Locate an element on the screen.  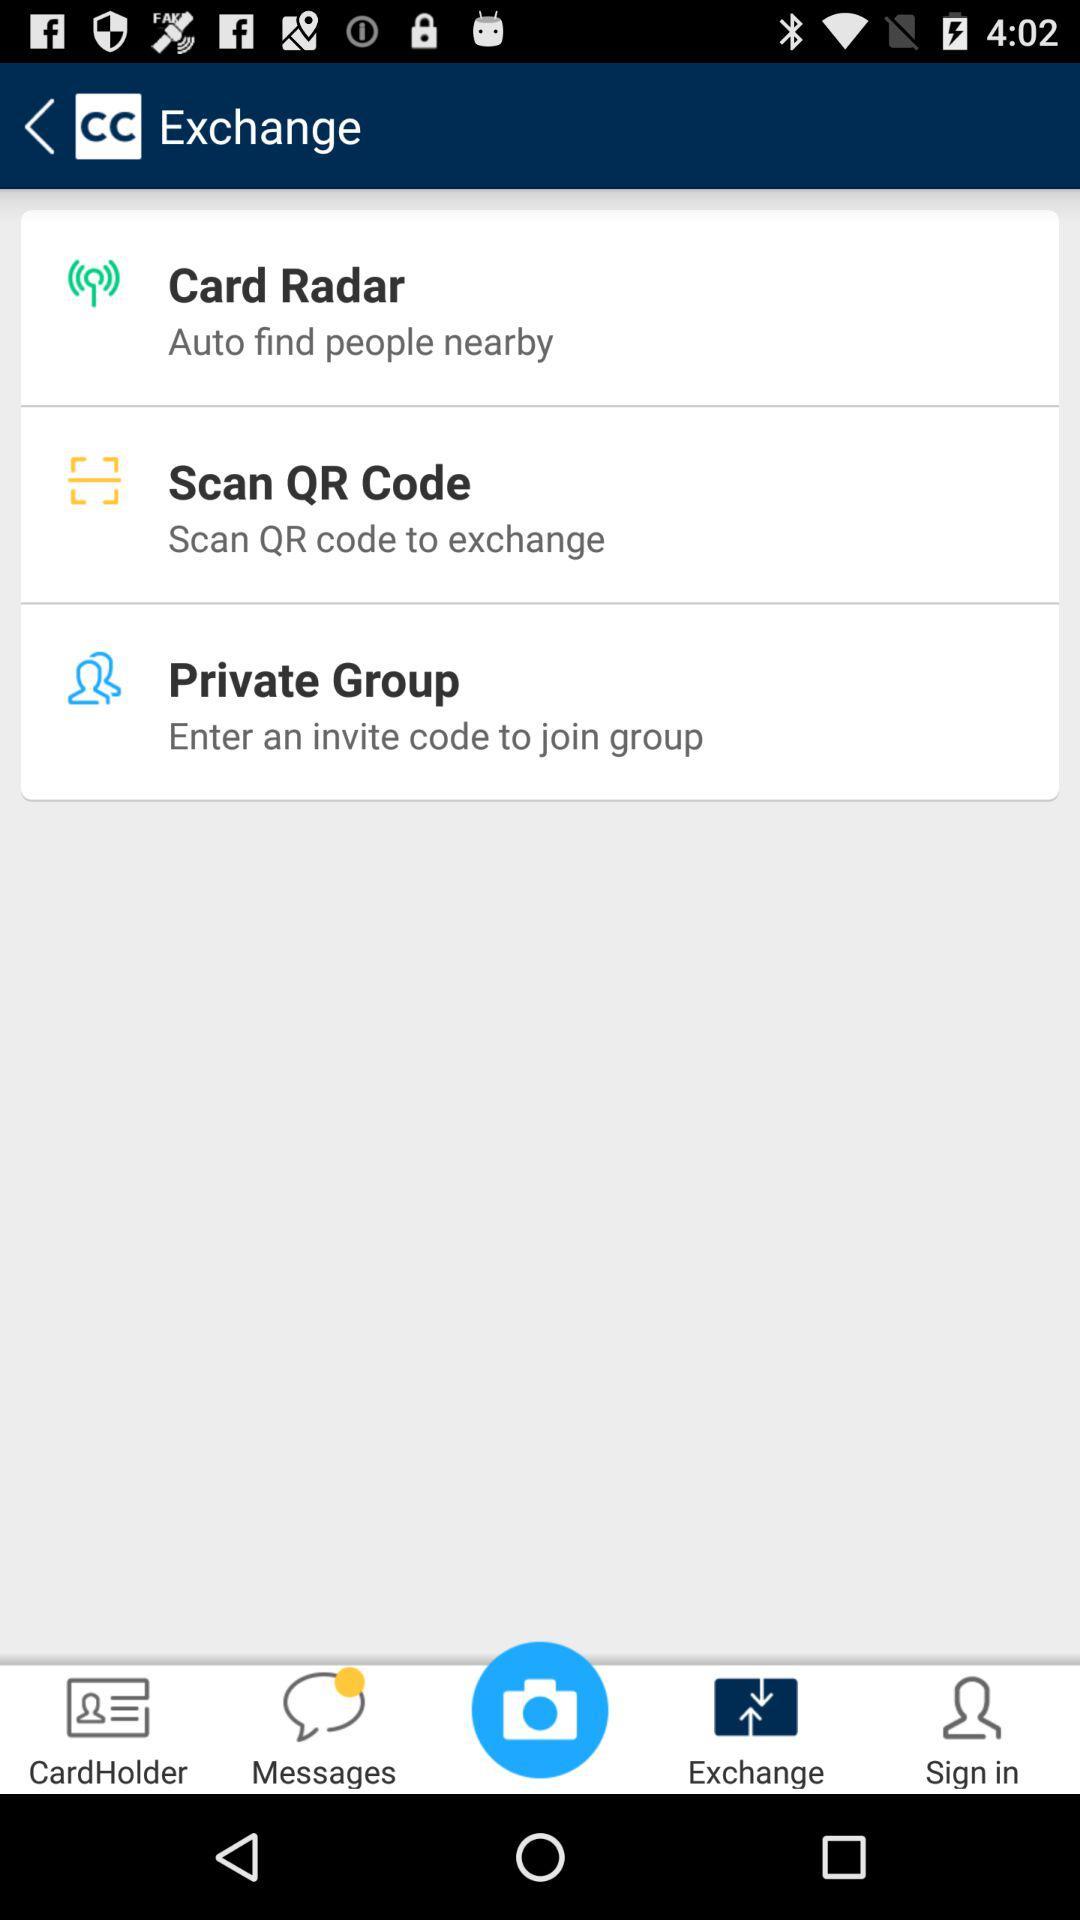
the item next to messages is located at coordinates (540, 1708).